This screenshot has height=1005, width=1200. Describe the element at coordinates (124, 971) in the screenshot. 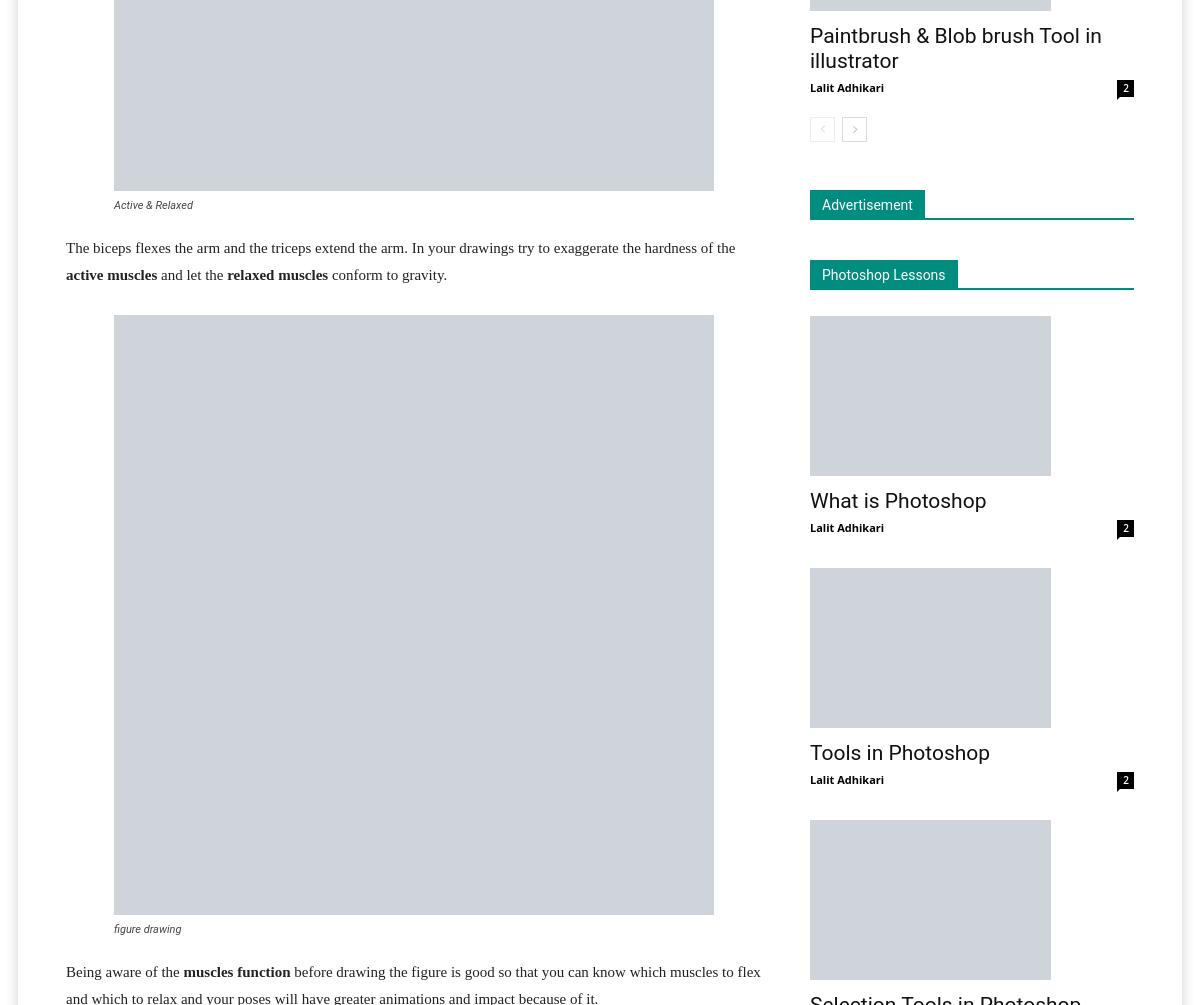

I see `'Being aware of the'` at that location.